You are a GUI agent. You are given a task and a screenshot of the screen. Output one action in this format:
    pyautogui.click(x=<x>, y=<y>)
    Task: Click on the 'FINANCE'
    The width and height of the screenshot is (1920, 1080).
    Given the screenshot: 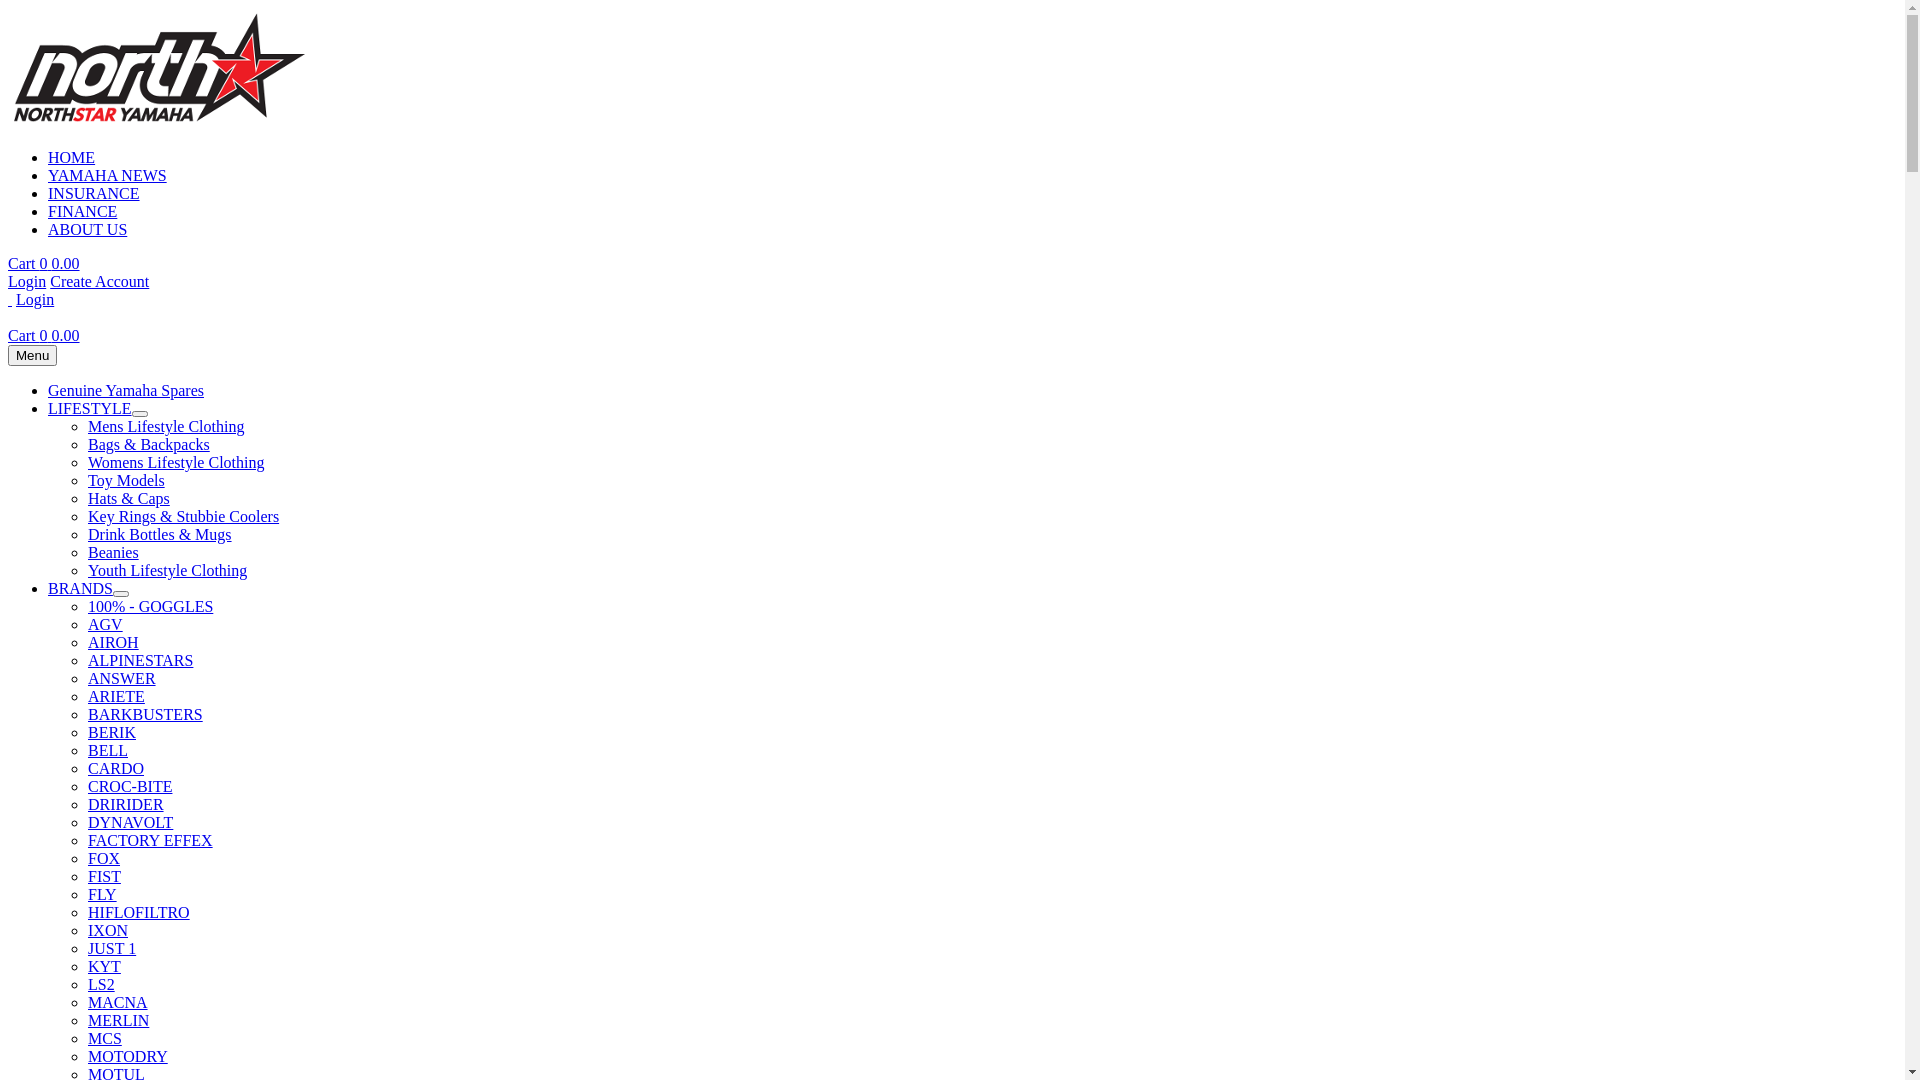 What is the action you would take?
    pyautogui.click(x=81, y=211)
    